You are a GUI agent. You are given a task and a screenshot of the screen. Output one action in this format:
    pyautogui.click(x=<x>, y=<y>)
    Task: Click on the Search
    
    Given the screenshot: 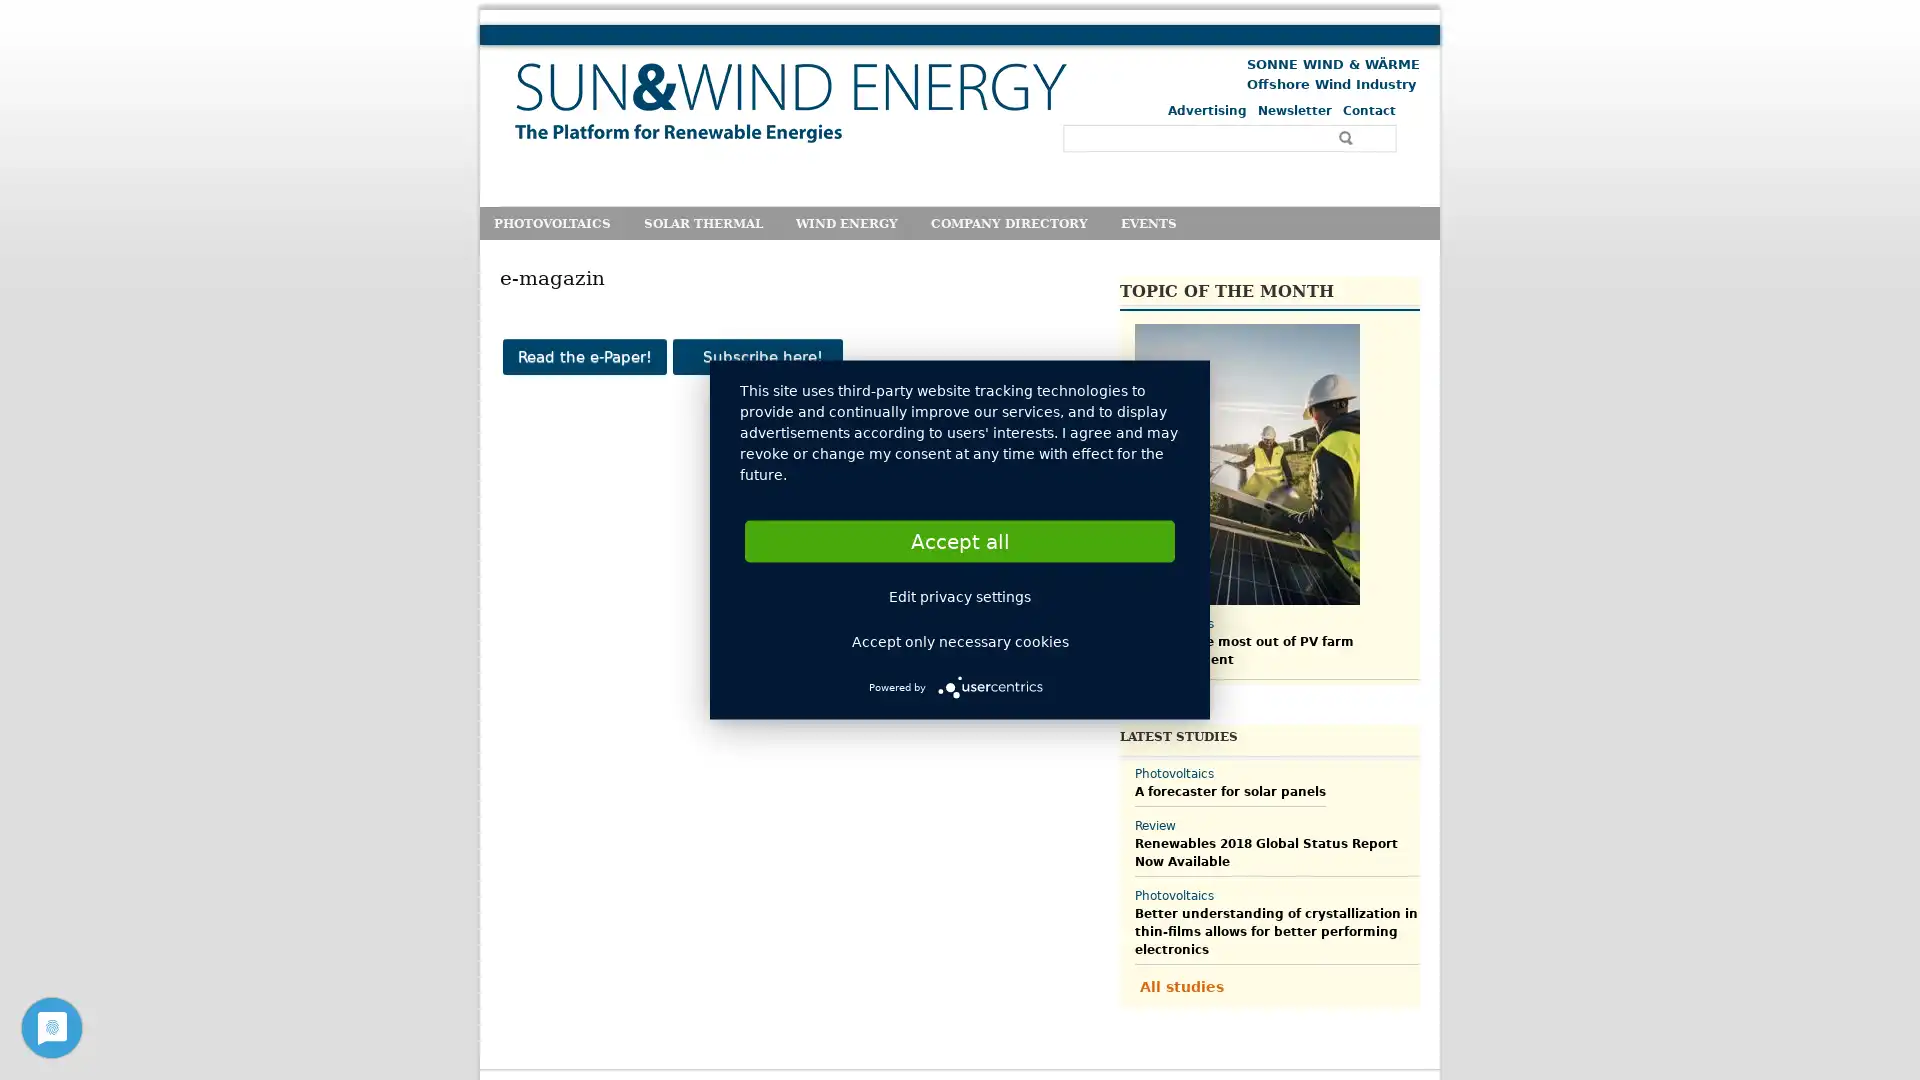 What is the action you would take?
    pyautogui.click(x=1348, y=137)
    